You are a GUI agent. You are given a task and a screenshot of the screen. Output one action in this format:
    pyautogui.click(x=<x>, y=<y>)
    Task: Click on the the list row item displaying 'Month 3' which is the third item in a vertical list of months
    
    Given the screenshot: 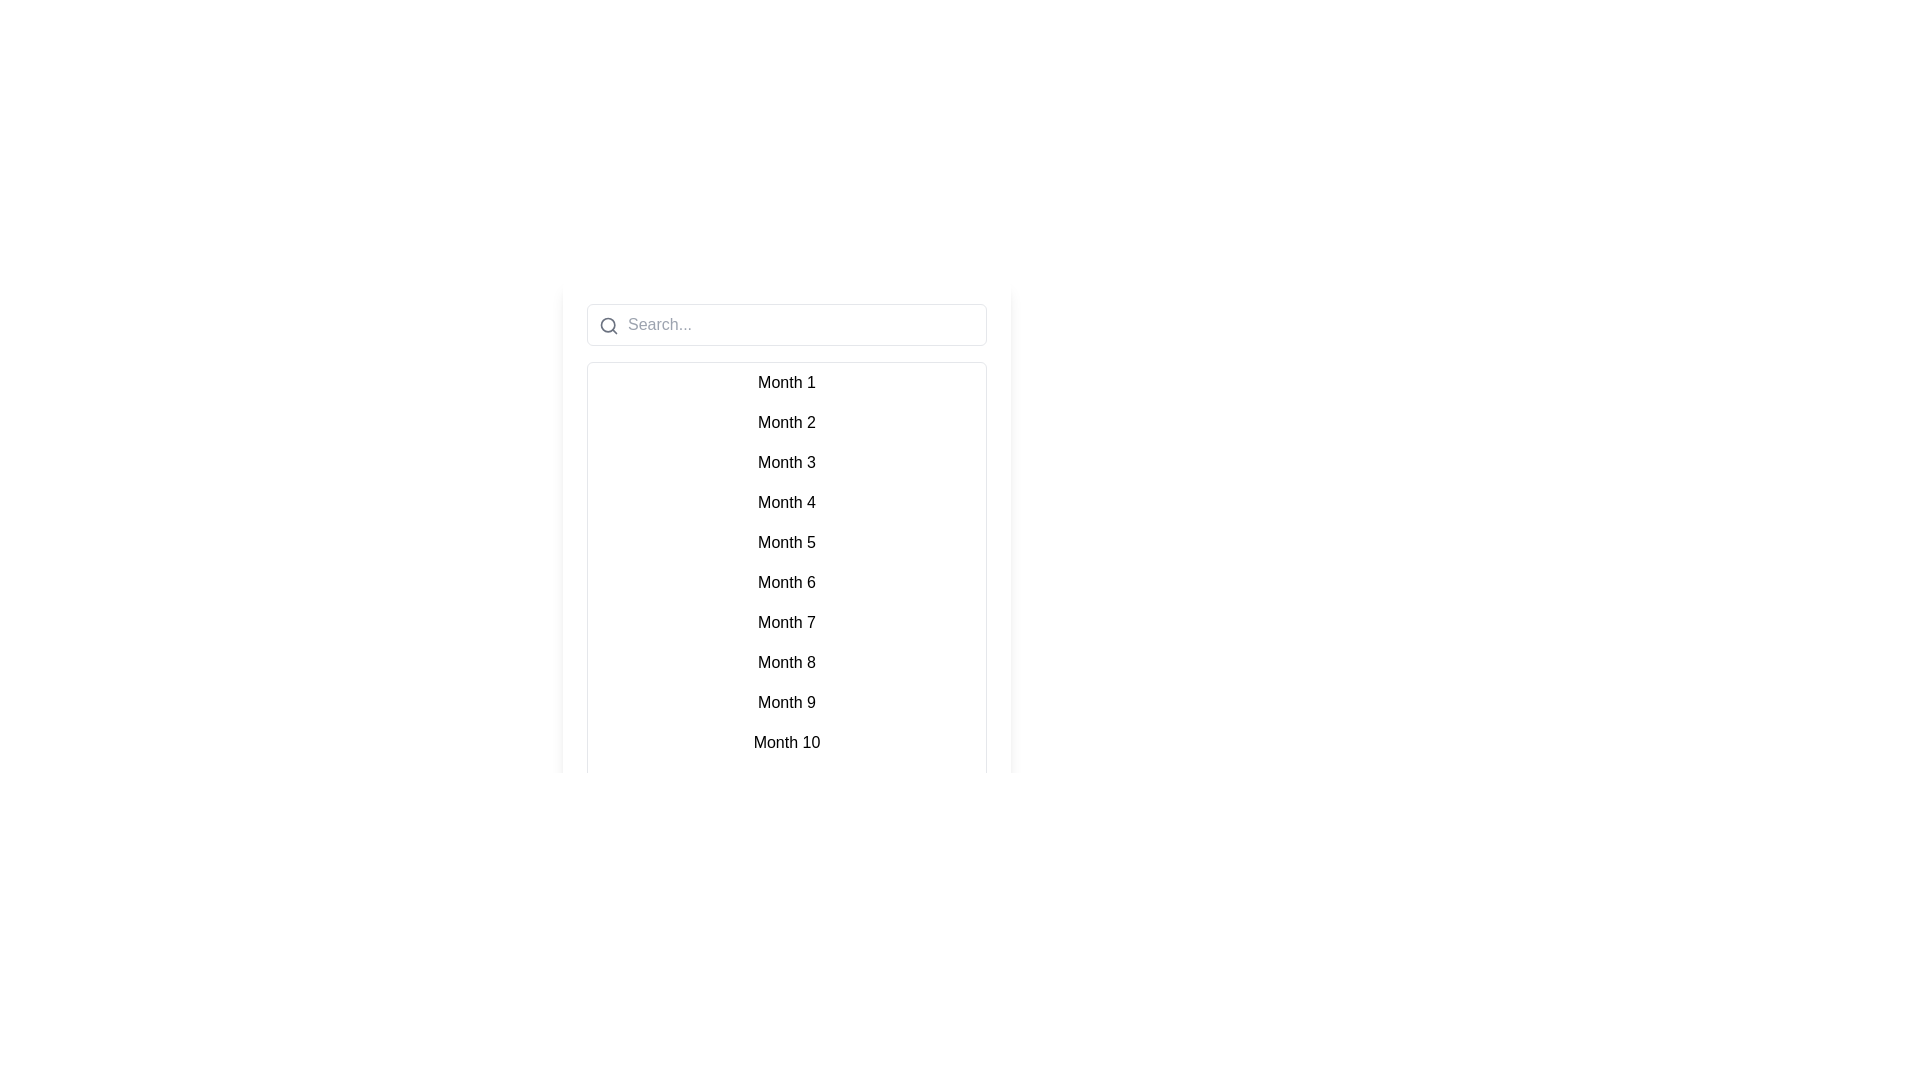 What is the action you would take?
    pyautogui.click(x=786, y=462)
    